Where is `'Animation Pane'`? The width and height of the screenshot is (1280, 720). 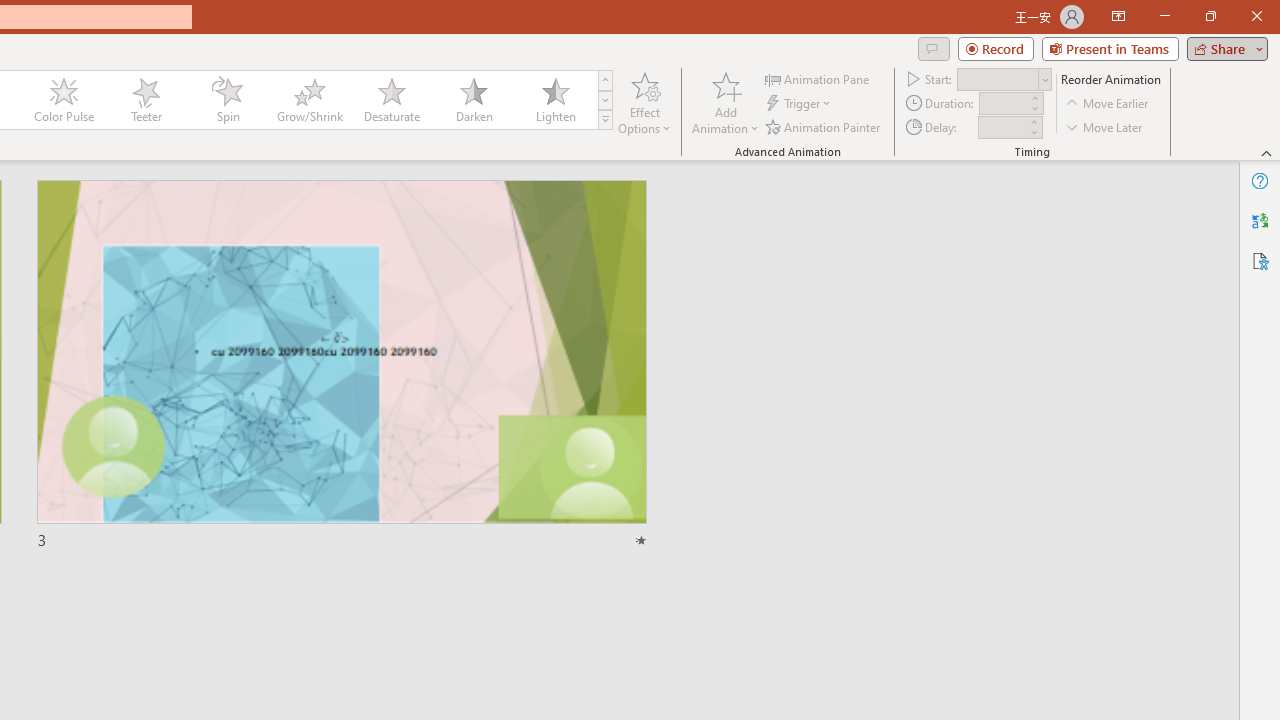 'Animation Pane' is located at coordinates (818, 78).